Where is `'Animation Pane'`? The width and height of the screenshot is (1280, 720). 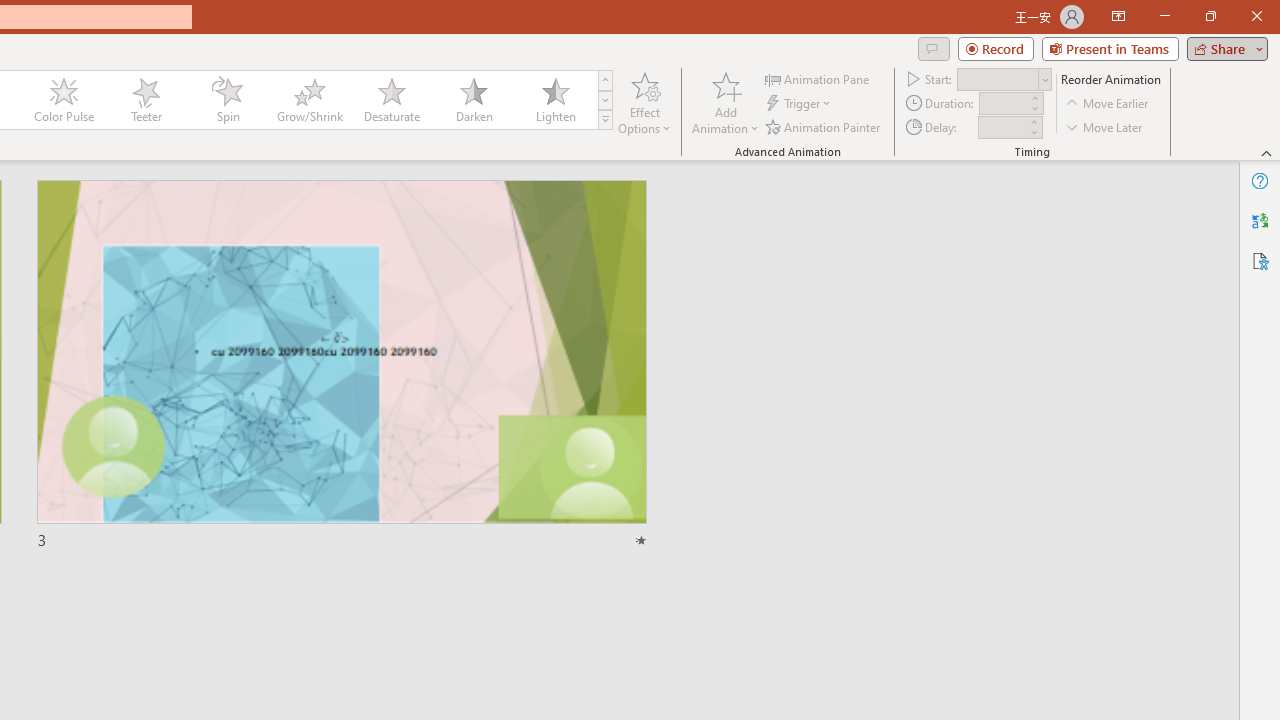 'Animation Pane' is located at coordinates (818, 78).